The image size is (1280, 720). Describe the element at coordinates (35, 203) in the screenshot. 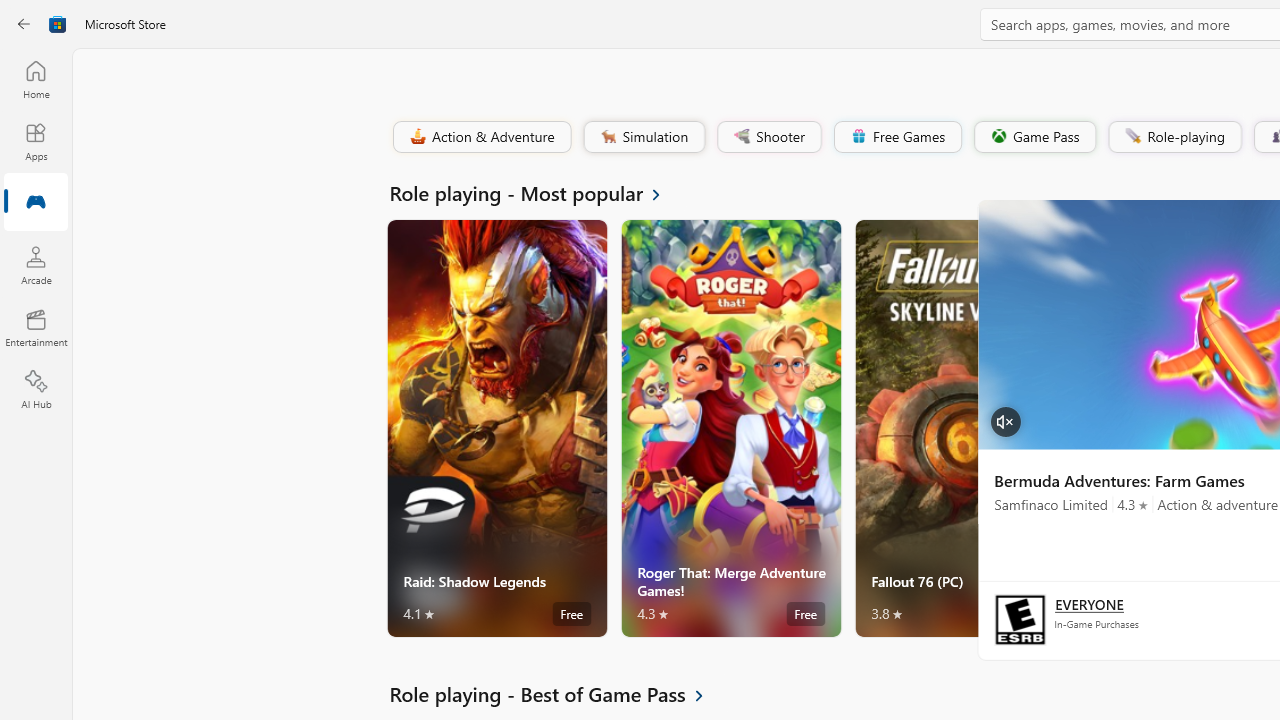

I see `'Gaming'` at that location.